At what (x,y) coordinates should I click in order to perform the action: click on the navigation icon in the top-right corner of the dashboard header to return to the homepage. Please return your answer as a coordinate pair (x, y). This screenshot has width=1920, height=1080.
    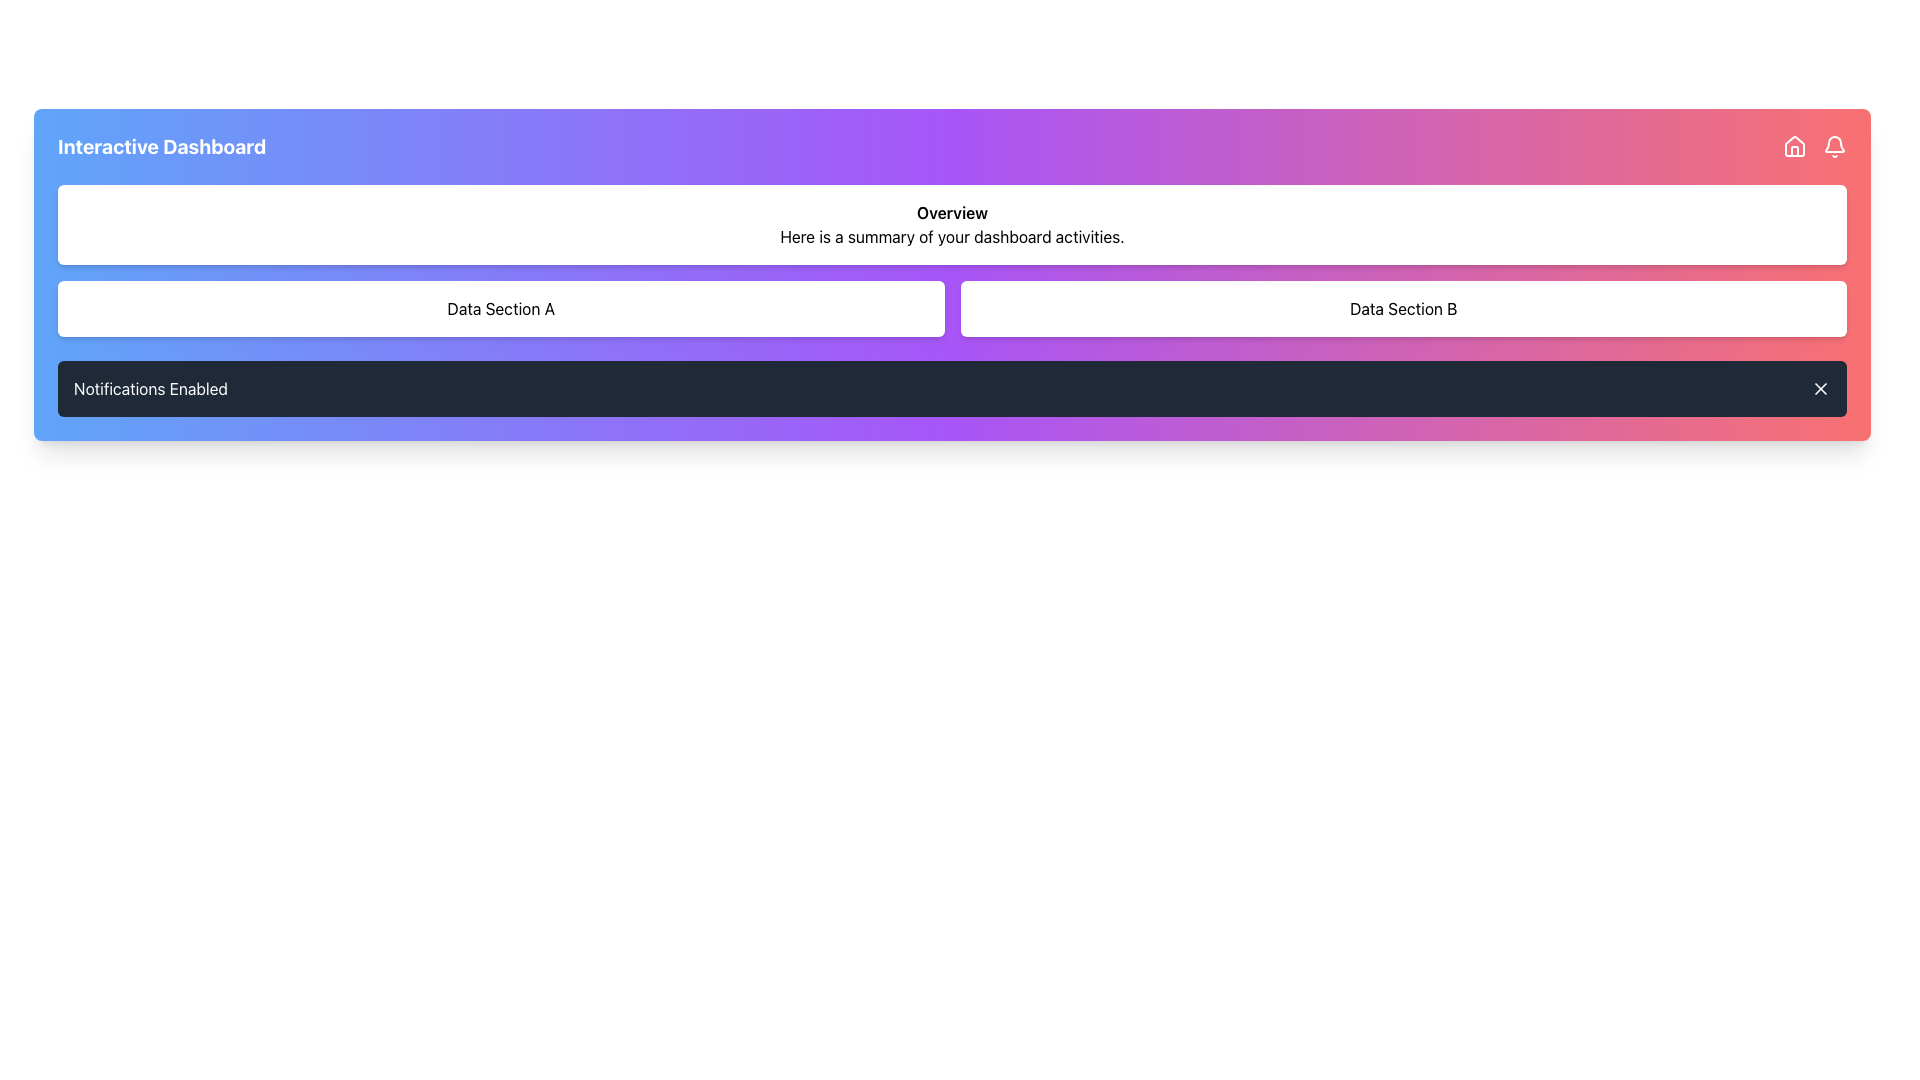
    Looking at the image, I should click on (1795, 145).